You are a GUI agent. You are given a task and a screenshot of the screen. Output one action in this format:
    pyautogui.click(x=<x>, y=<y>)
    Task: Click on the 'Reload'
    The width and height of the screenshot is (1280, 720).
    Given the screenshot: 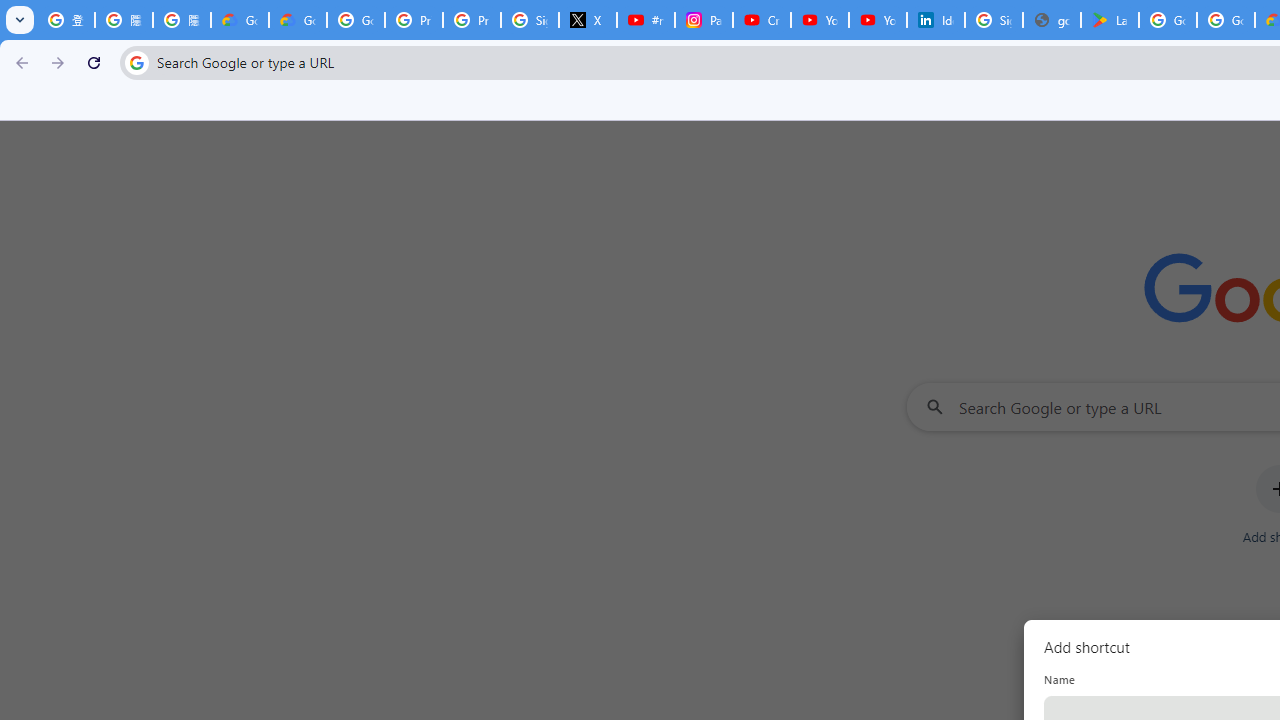 What is the action you would take?
    pyautogui.click(x=93, y=61)
    